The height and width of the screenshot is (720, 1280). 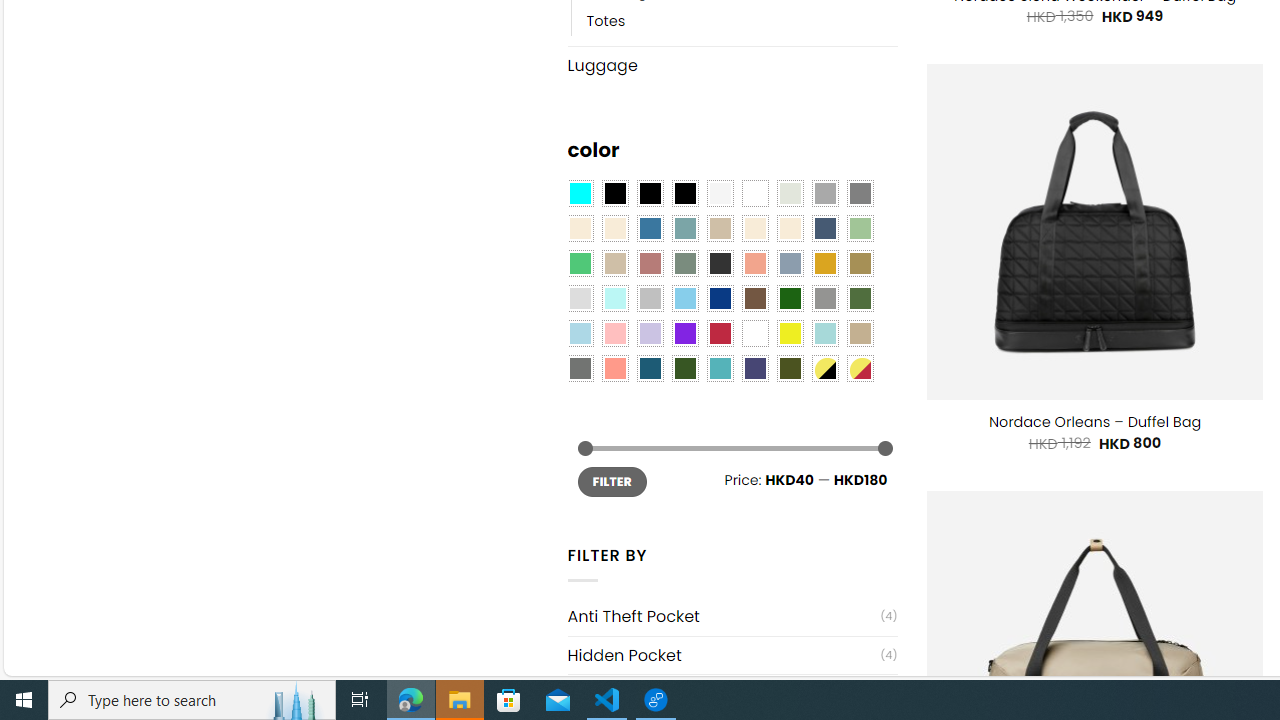 I want to click on 'Sage', so click(x=684, y=263).